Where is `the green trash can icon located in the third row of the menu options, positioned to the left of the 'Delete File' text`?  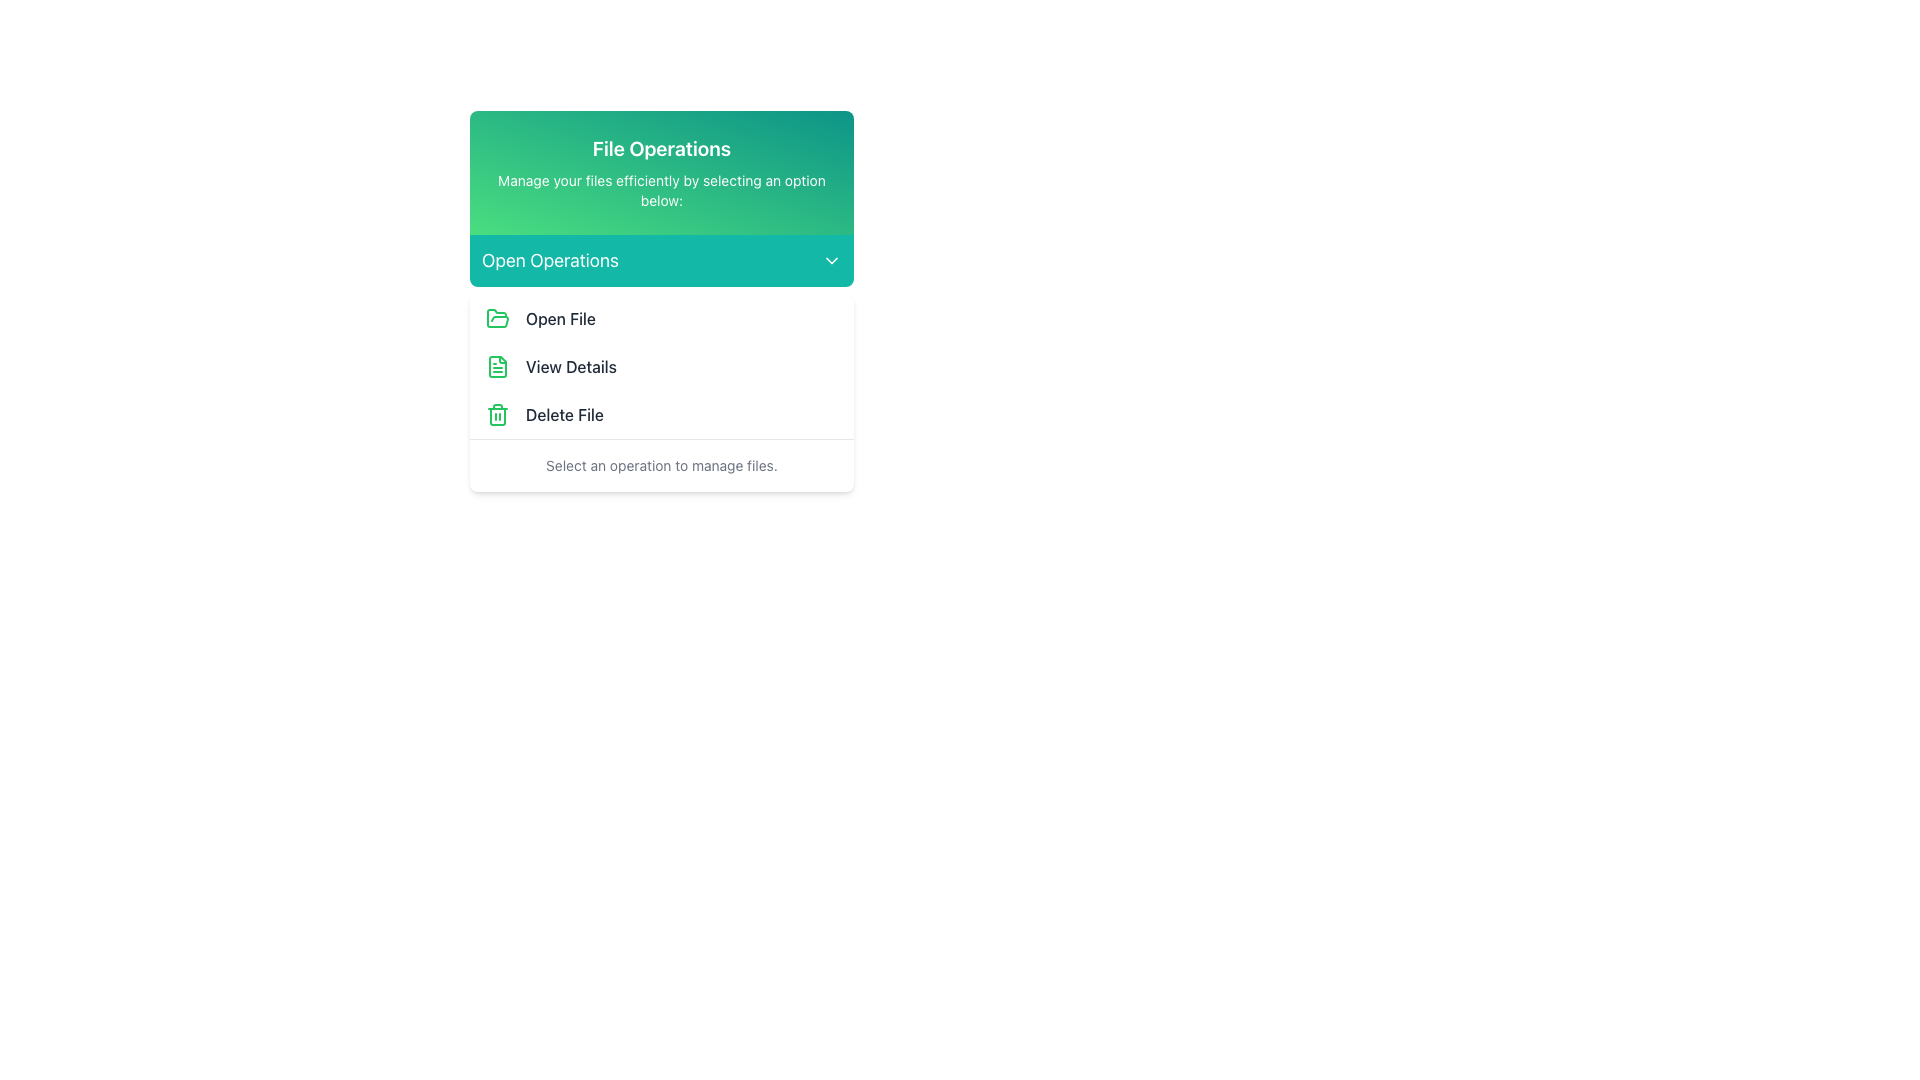 the green trash can icon located in the third row of the menu options, positioned to the left of the 'Delete File' text is located at coordinates (498, 414).